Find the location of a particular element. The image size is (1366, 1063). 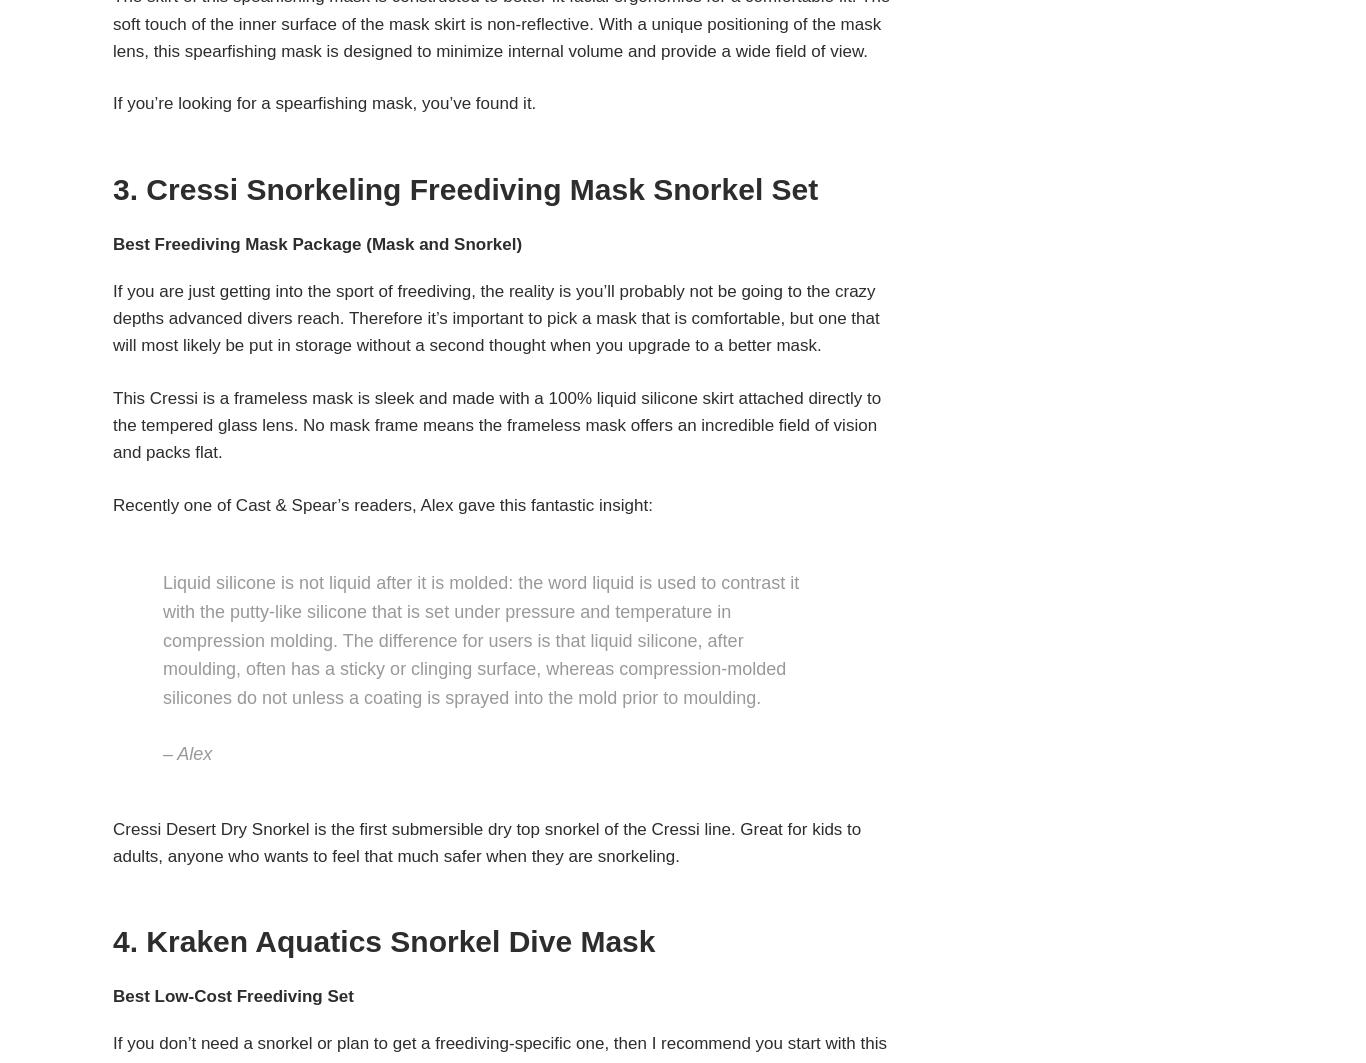

'Cressi Desert Dry Snorkel is the first submersible dry top snorkel of the Cressi line. Great for kids to adults, anyone who wants to feel that much safer when they are snorkeling.' is located at coordinates (486, 841).